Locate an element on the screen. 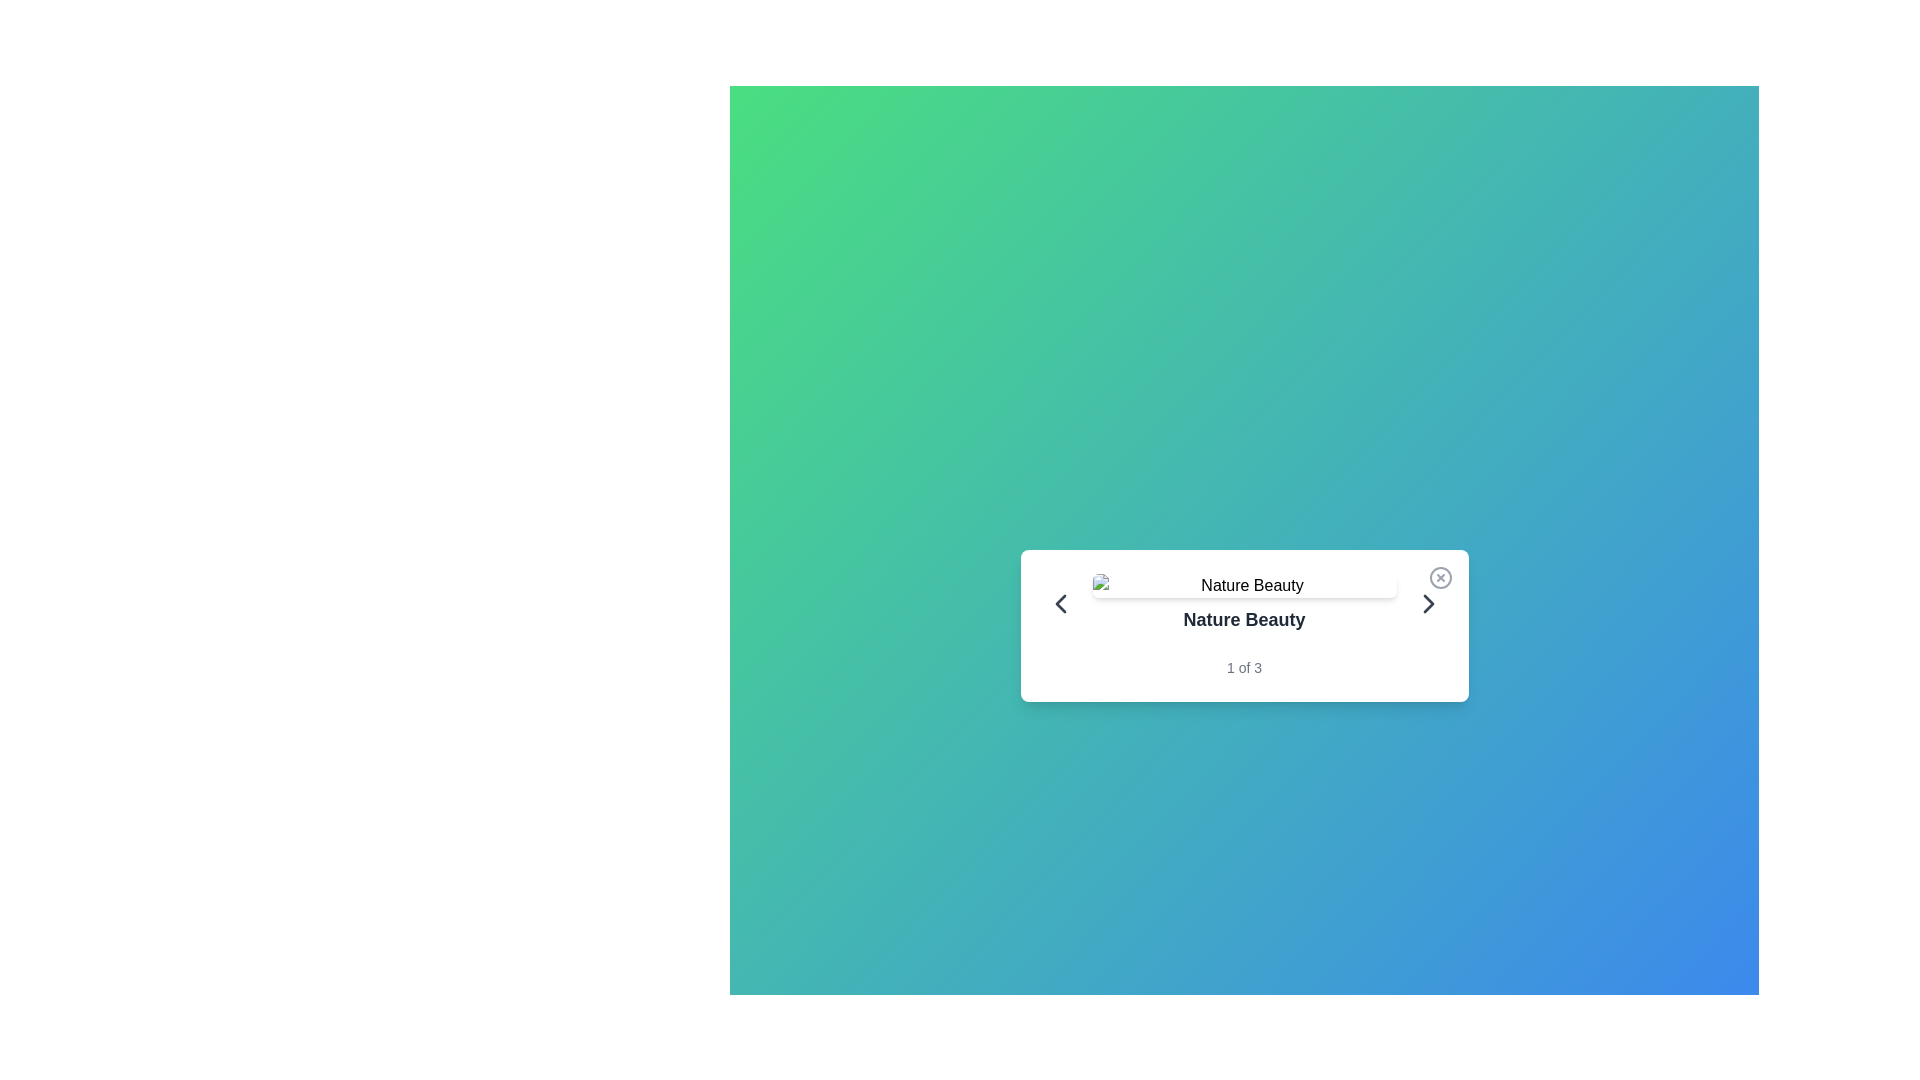  the close button, which is a small circular button with an 'x' icon, located at the top-right corner of the white rectangular card interface is located at coordinates (1440, 578).